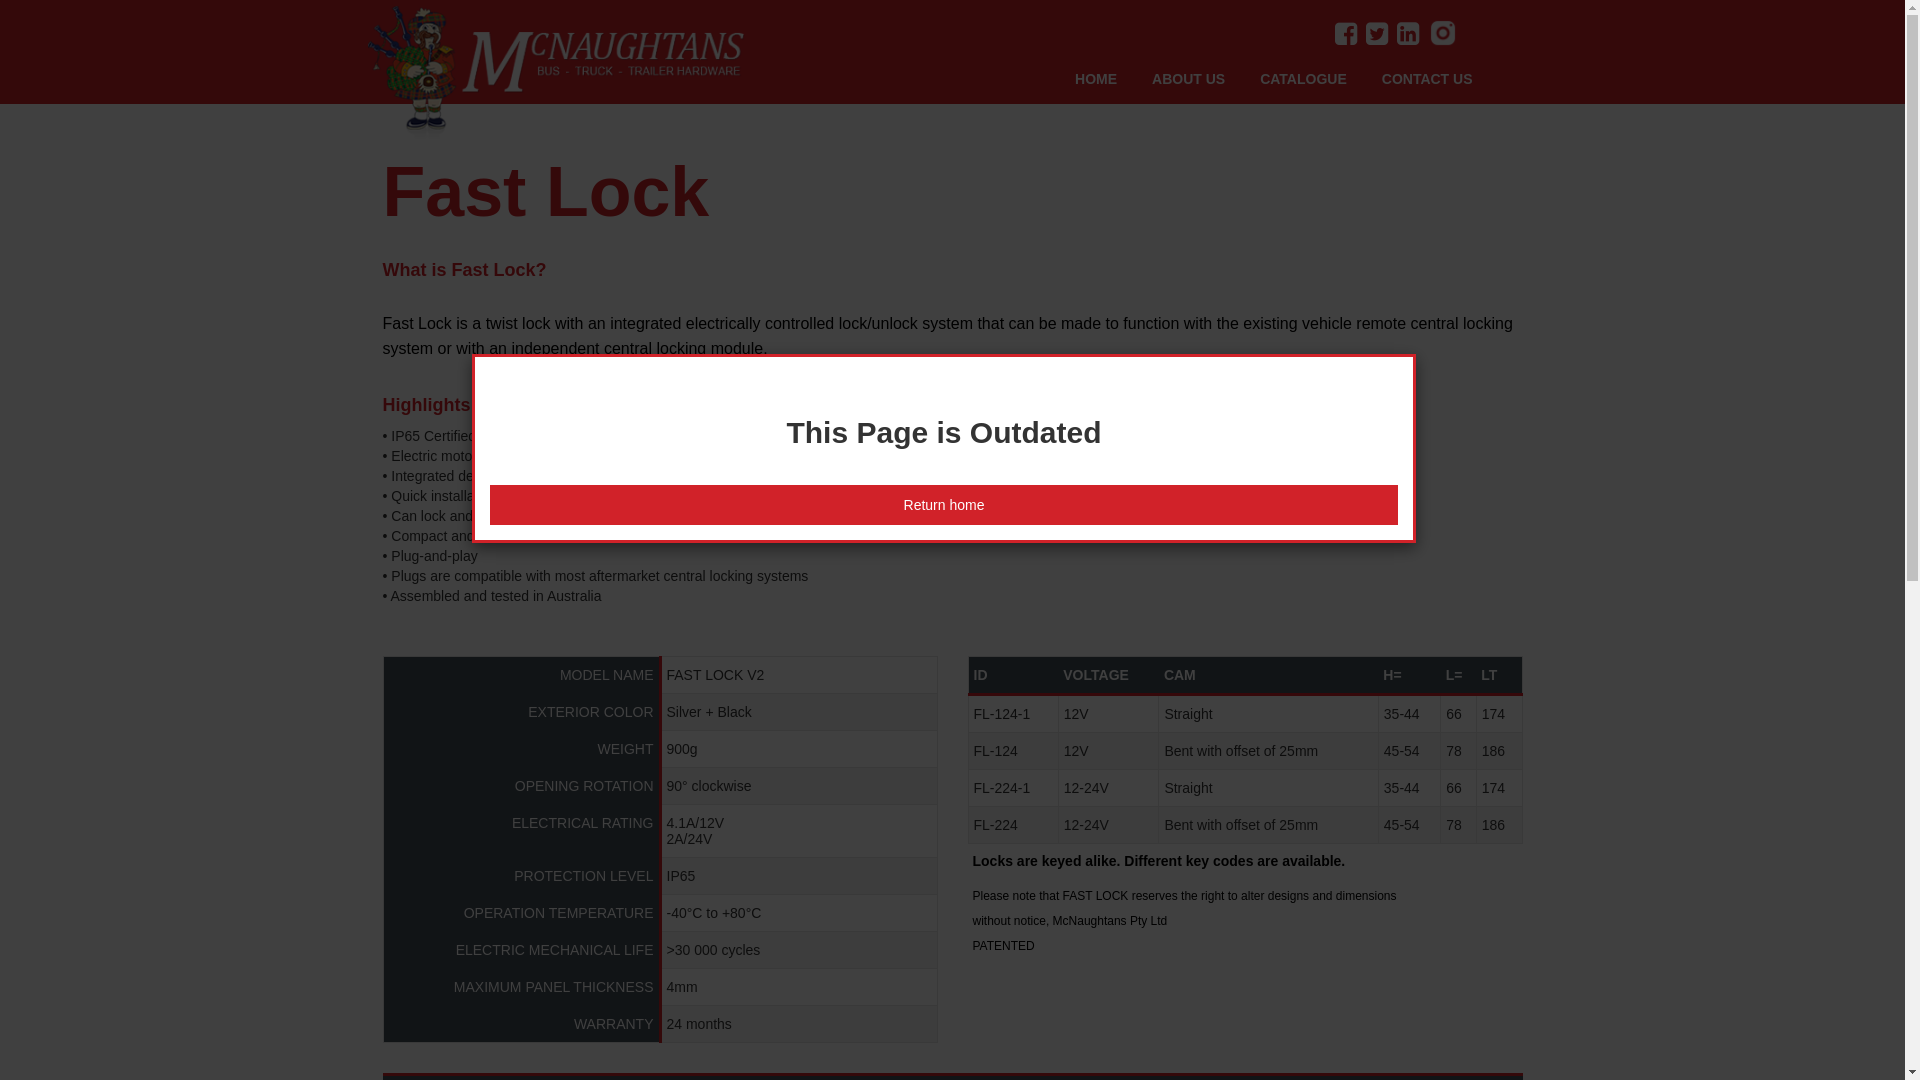 This screenshot has height=1080, width=1920. Describe the element at coordinates (943, 504) in the screenshot. I see `'Return home'` at that location.